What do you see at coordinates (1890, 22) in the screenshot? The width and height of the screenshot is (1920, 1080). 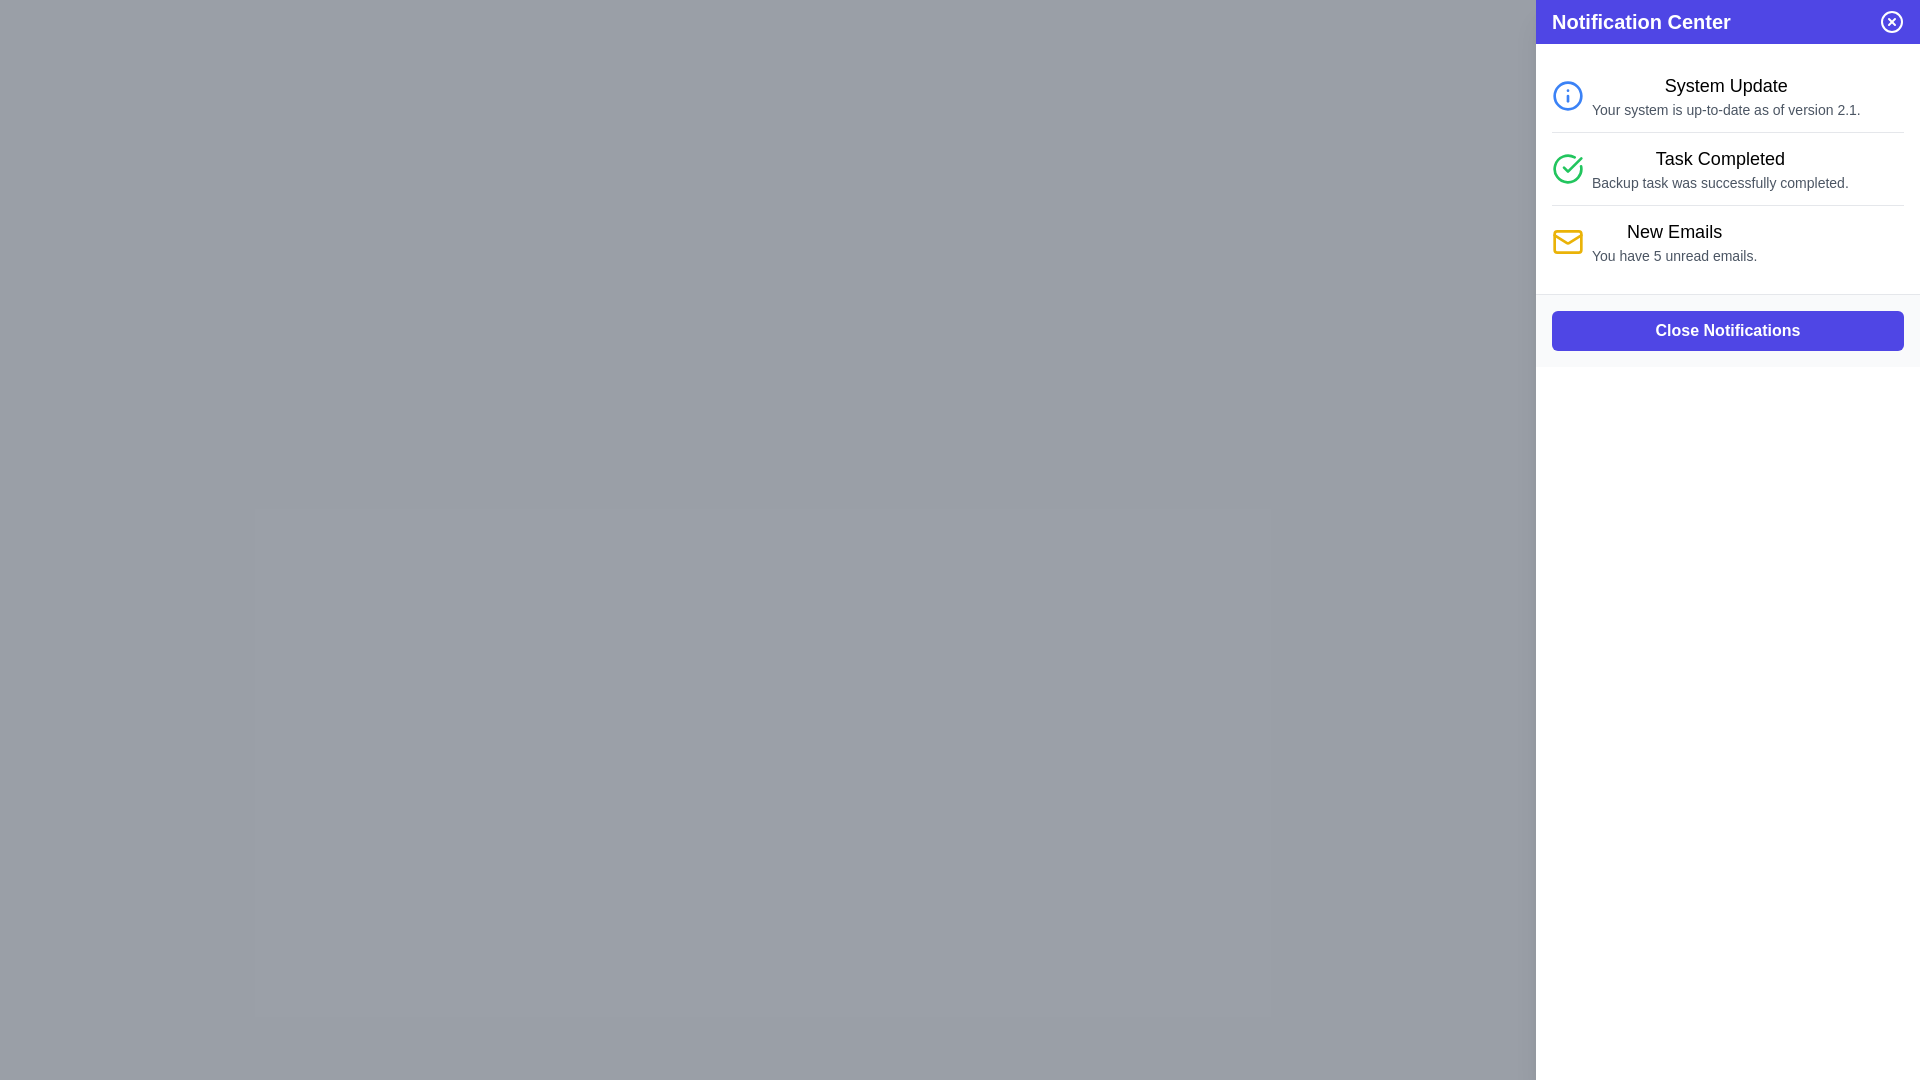 I see `SVG Circle Icon located at the top right corner of the 'Notification Center' panel to gather detailed information about its attributes and functionality` at bounding box center [1890, 22].